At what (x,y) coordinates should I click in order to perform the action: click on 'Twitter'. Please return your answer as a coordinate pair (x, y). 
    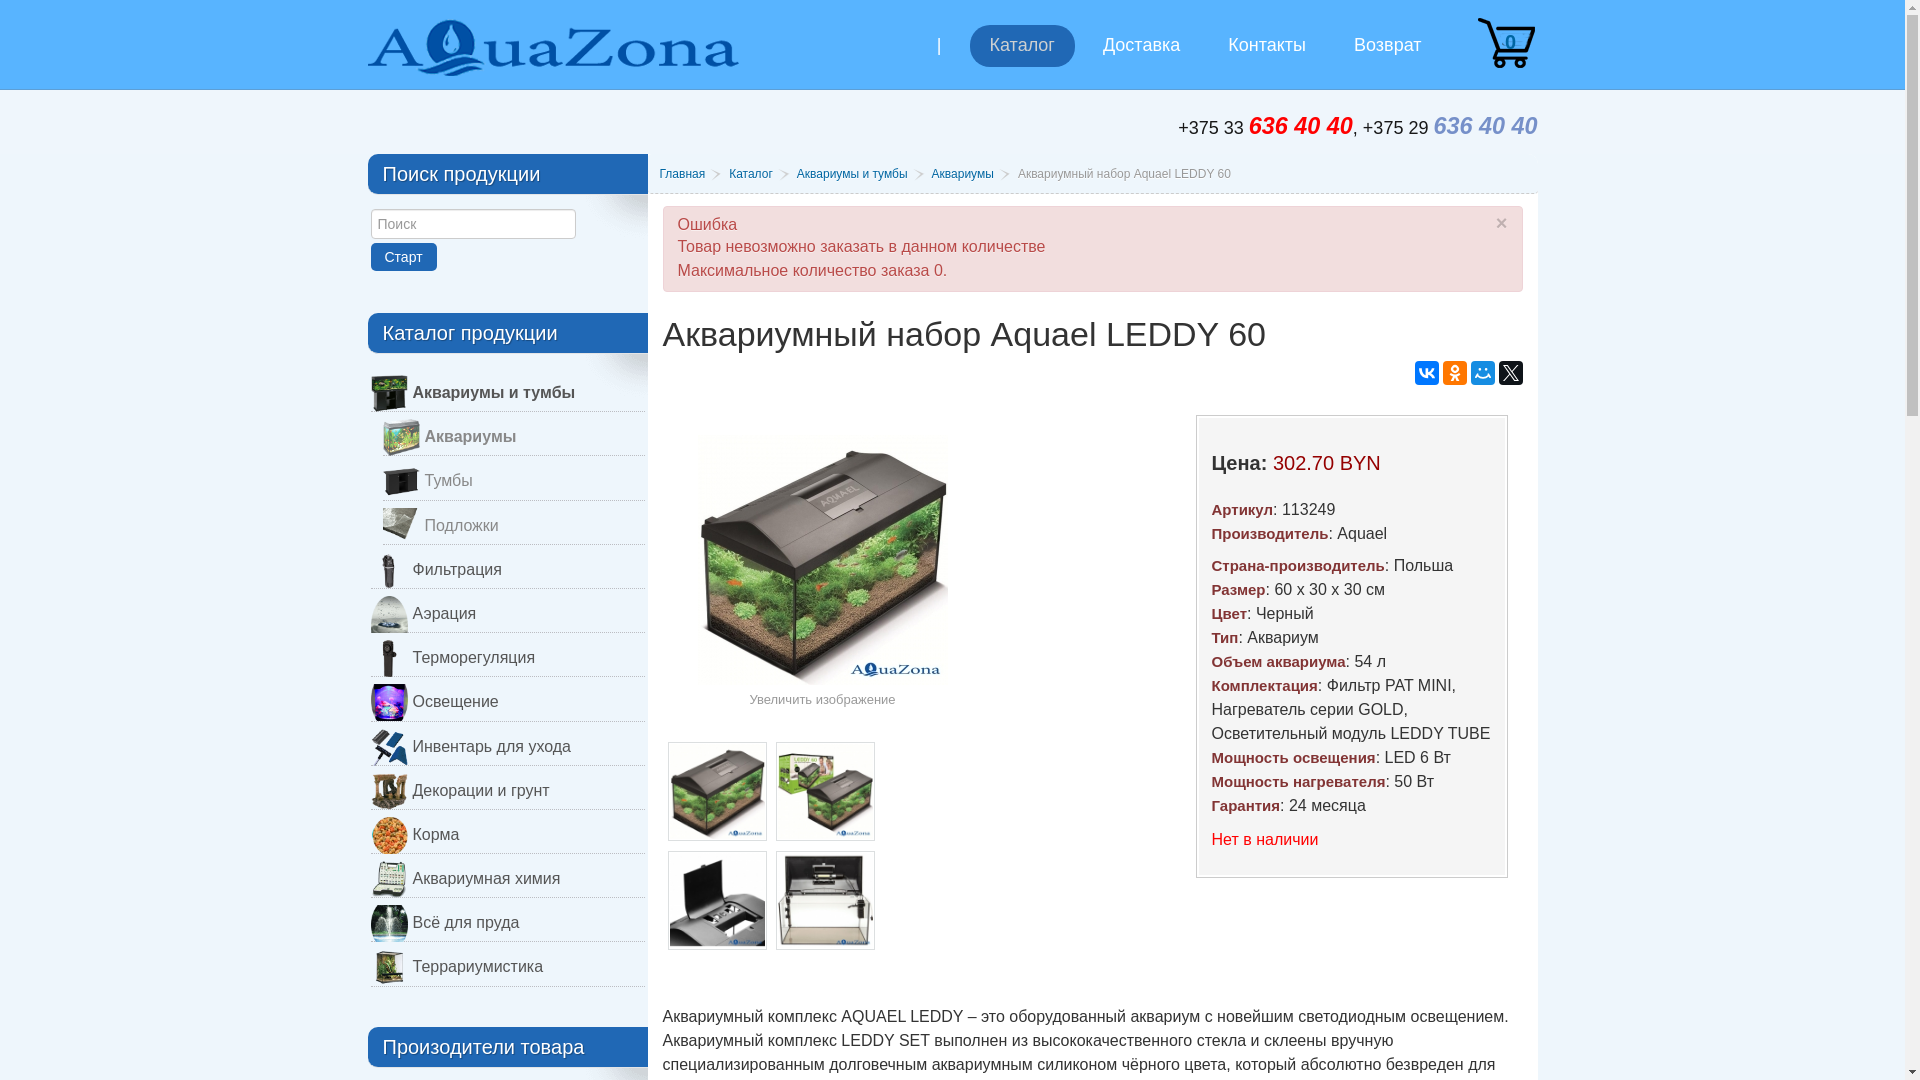
    Looking at the image, I should click on (1510, 373).